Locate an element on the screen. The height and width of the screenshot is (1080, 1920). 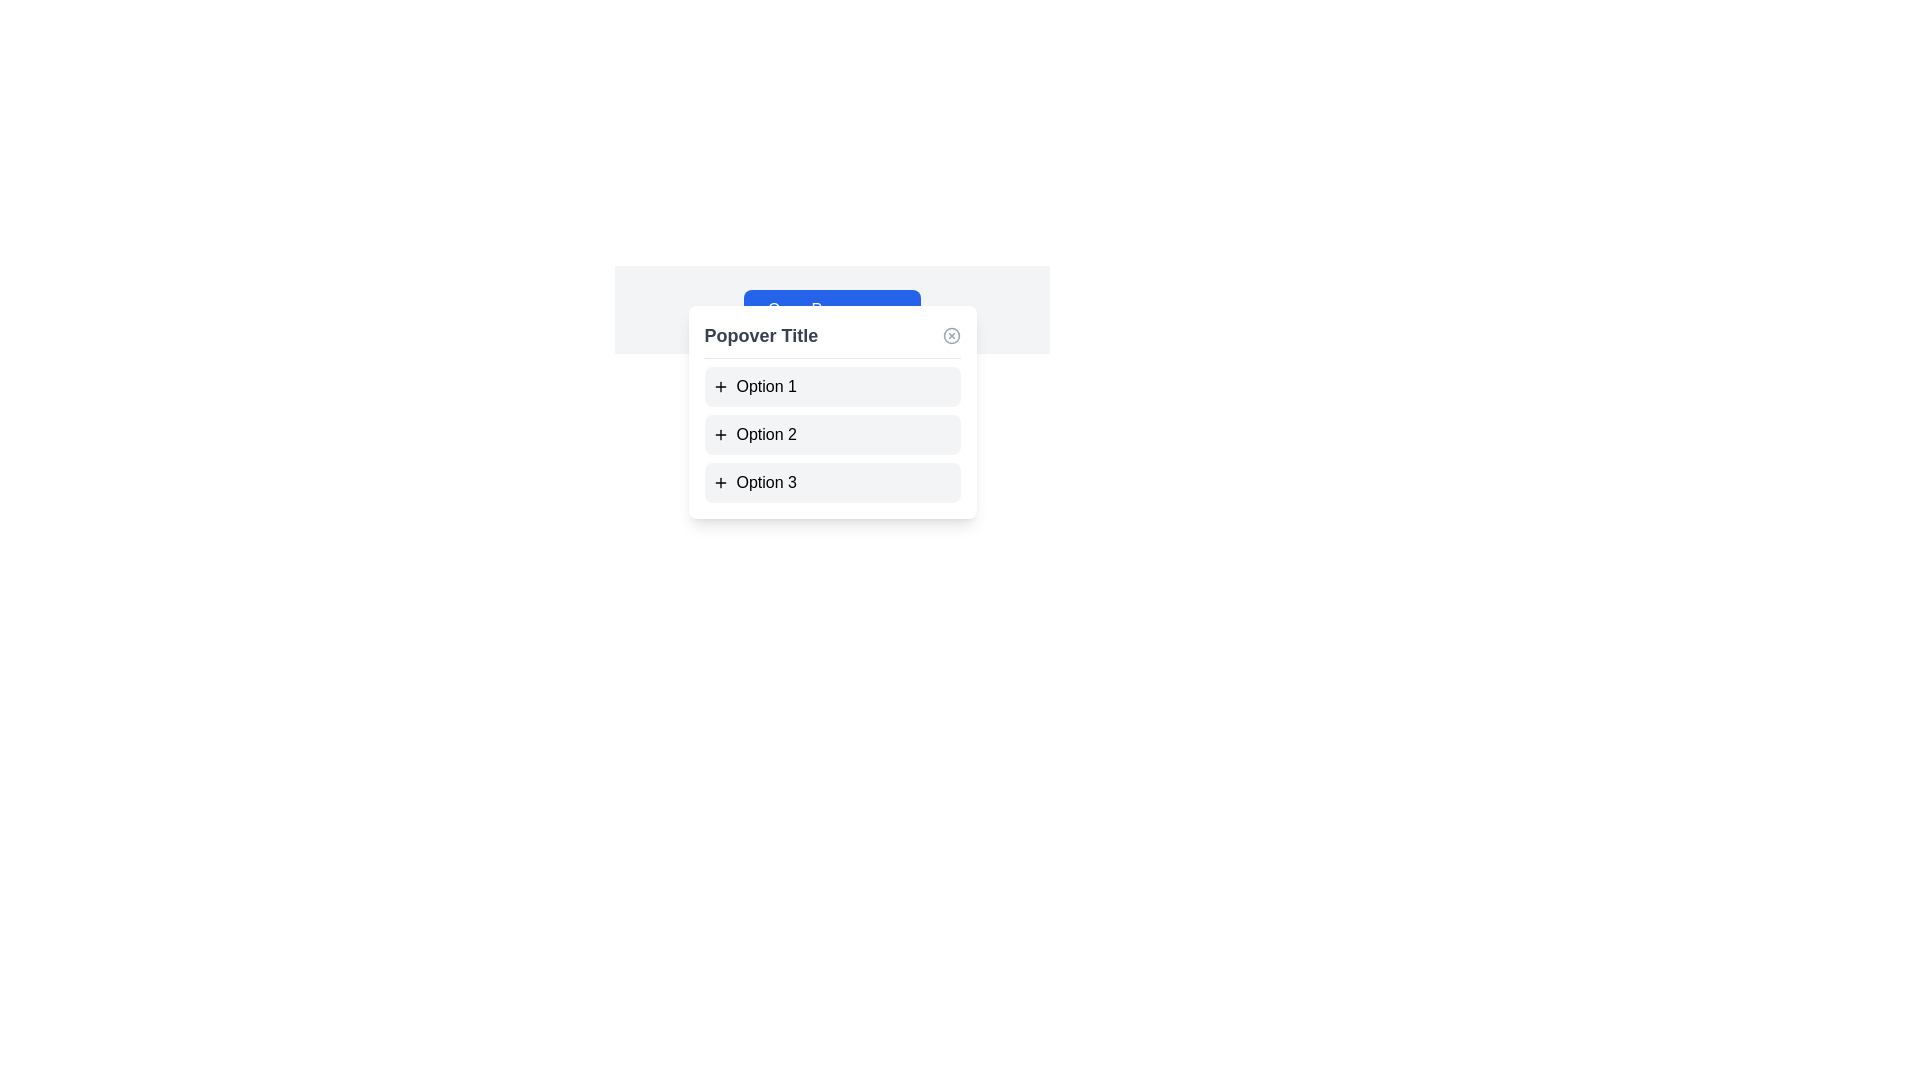
the downward-facing chevron icon located inside the 'Open Popover' button, which is represented by a triangular shape with its peak pointing downward and enclosed in a blue background is located at coordinates (887, 309).